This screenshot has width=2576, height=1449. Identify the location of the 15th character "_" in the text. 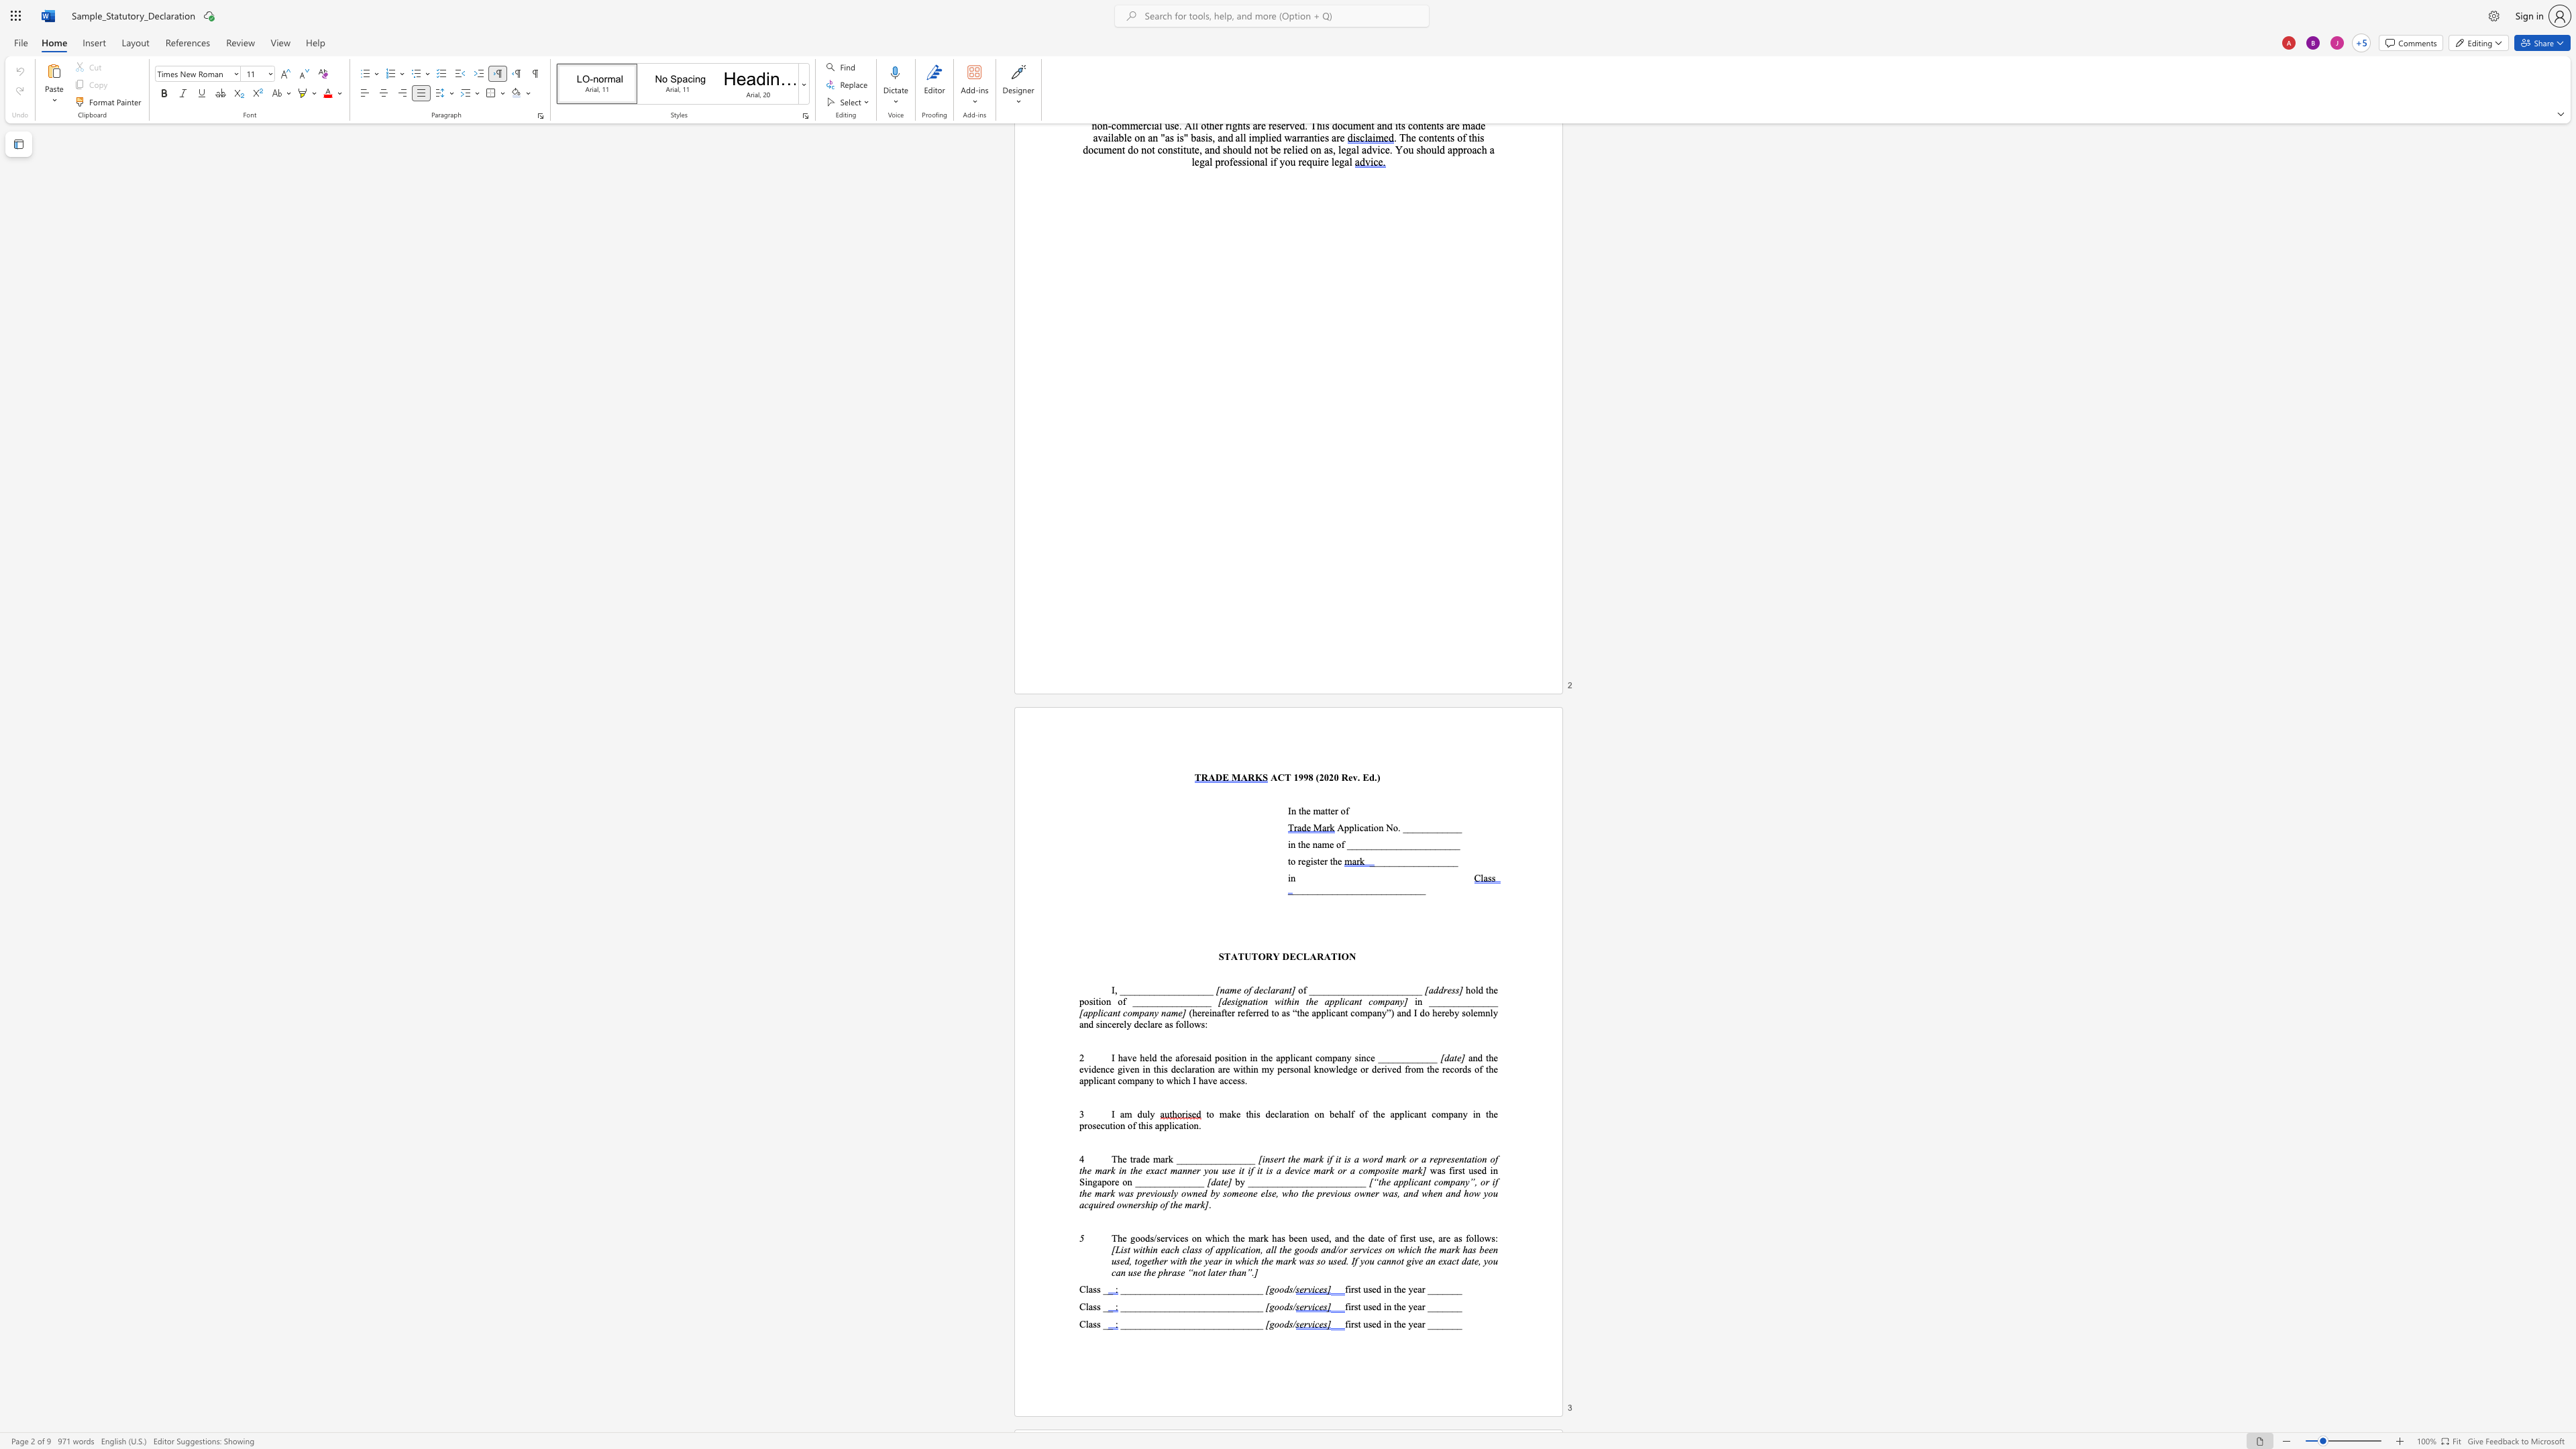
(1191, 989).